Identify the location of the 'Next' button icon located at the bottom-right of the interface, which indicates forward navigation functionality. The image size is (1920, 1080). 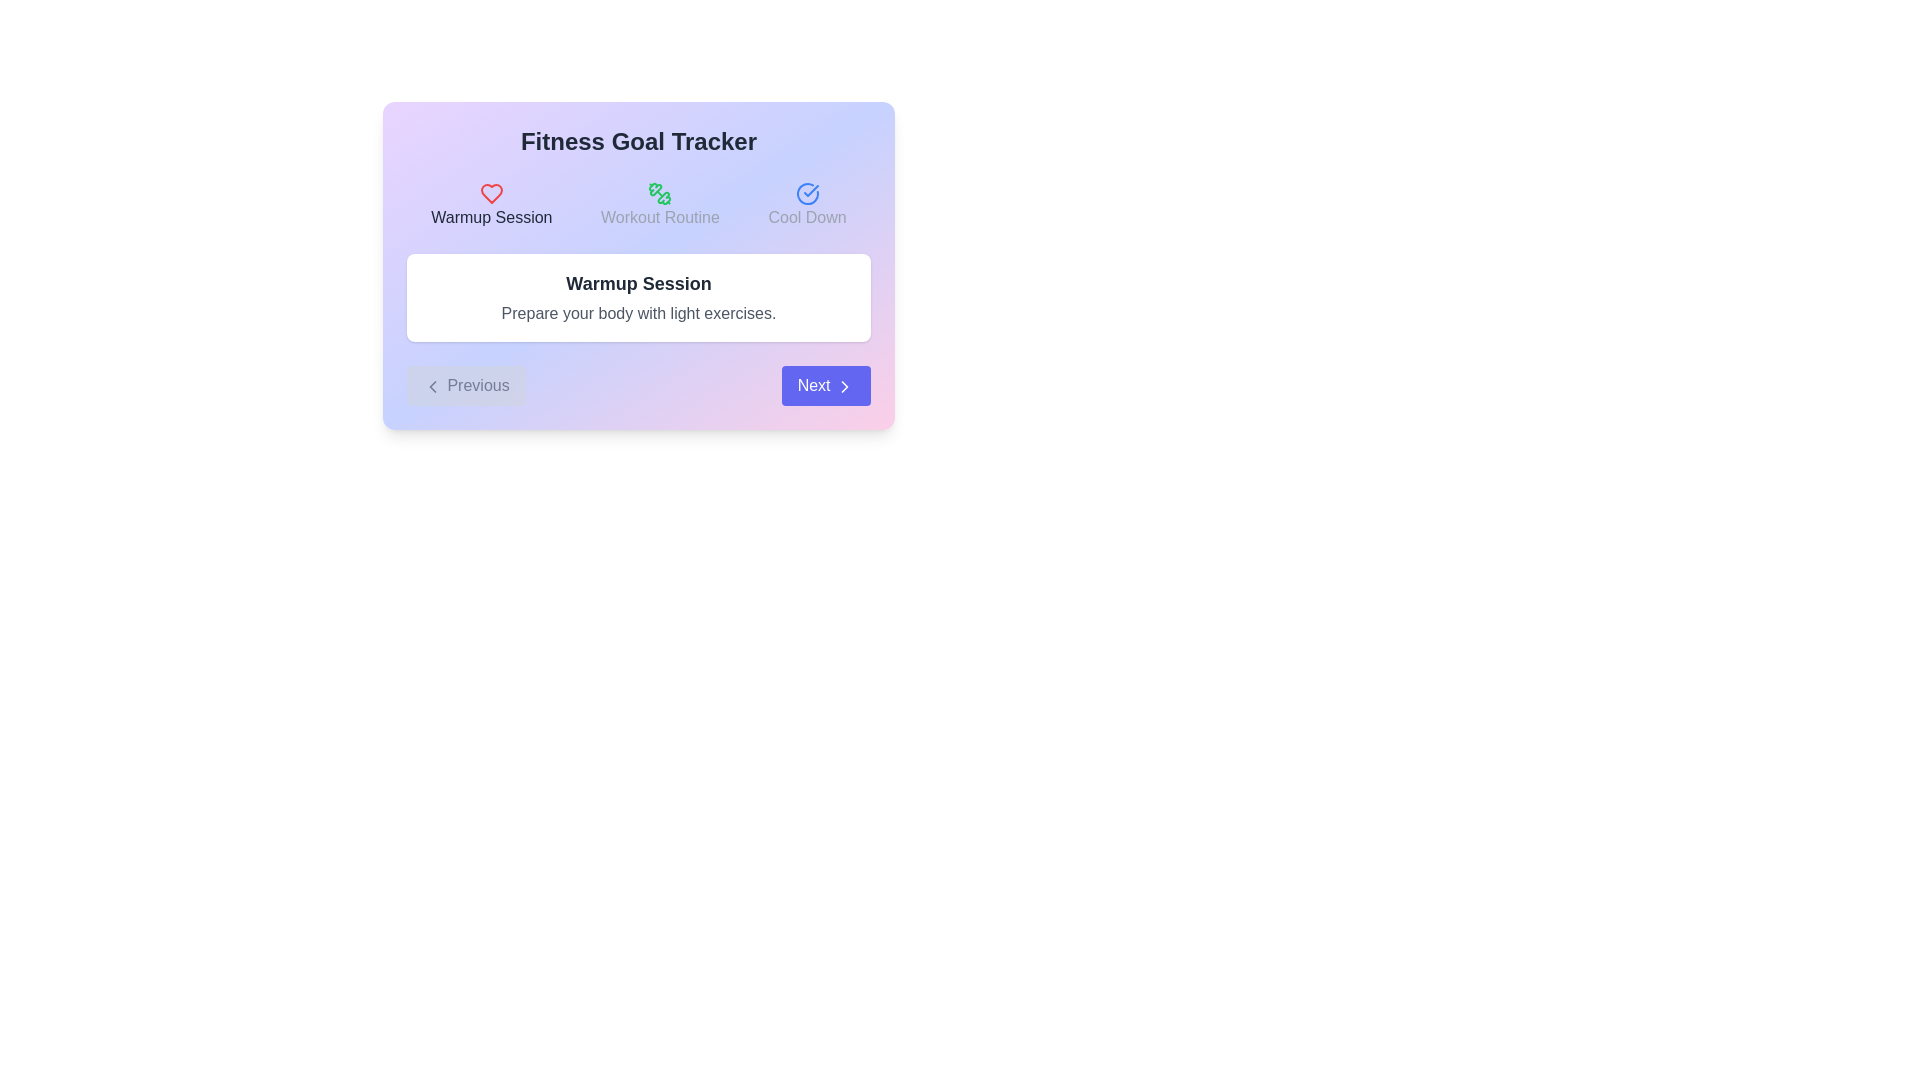
(844, 385).